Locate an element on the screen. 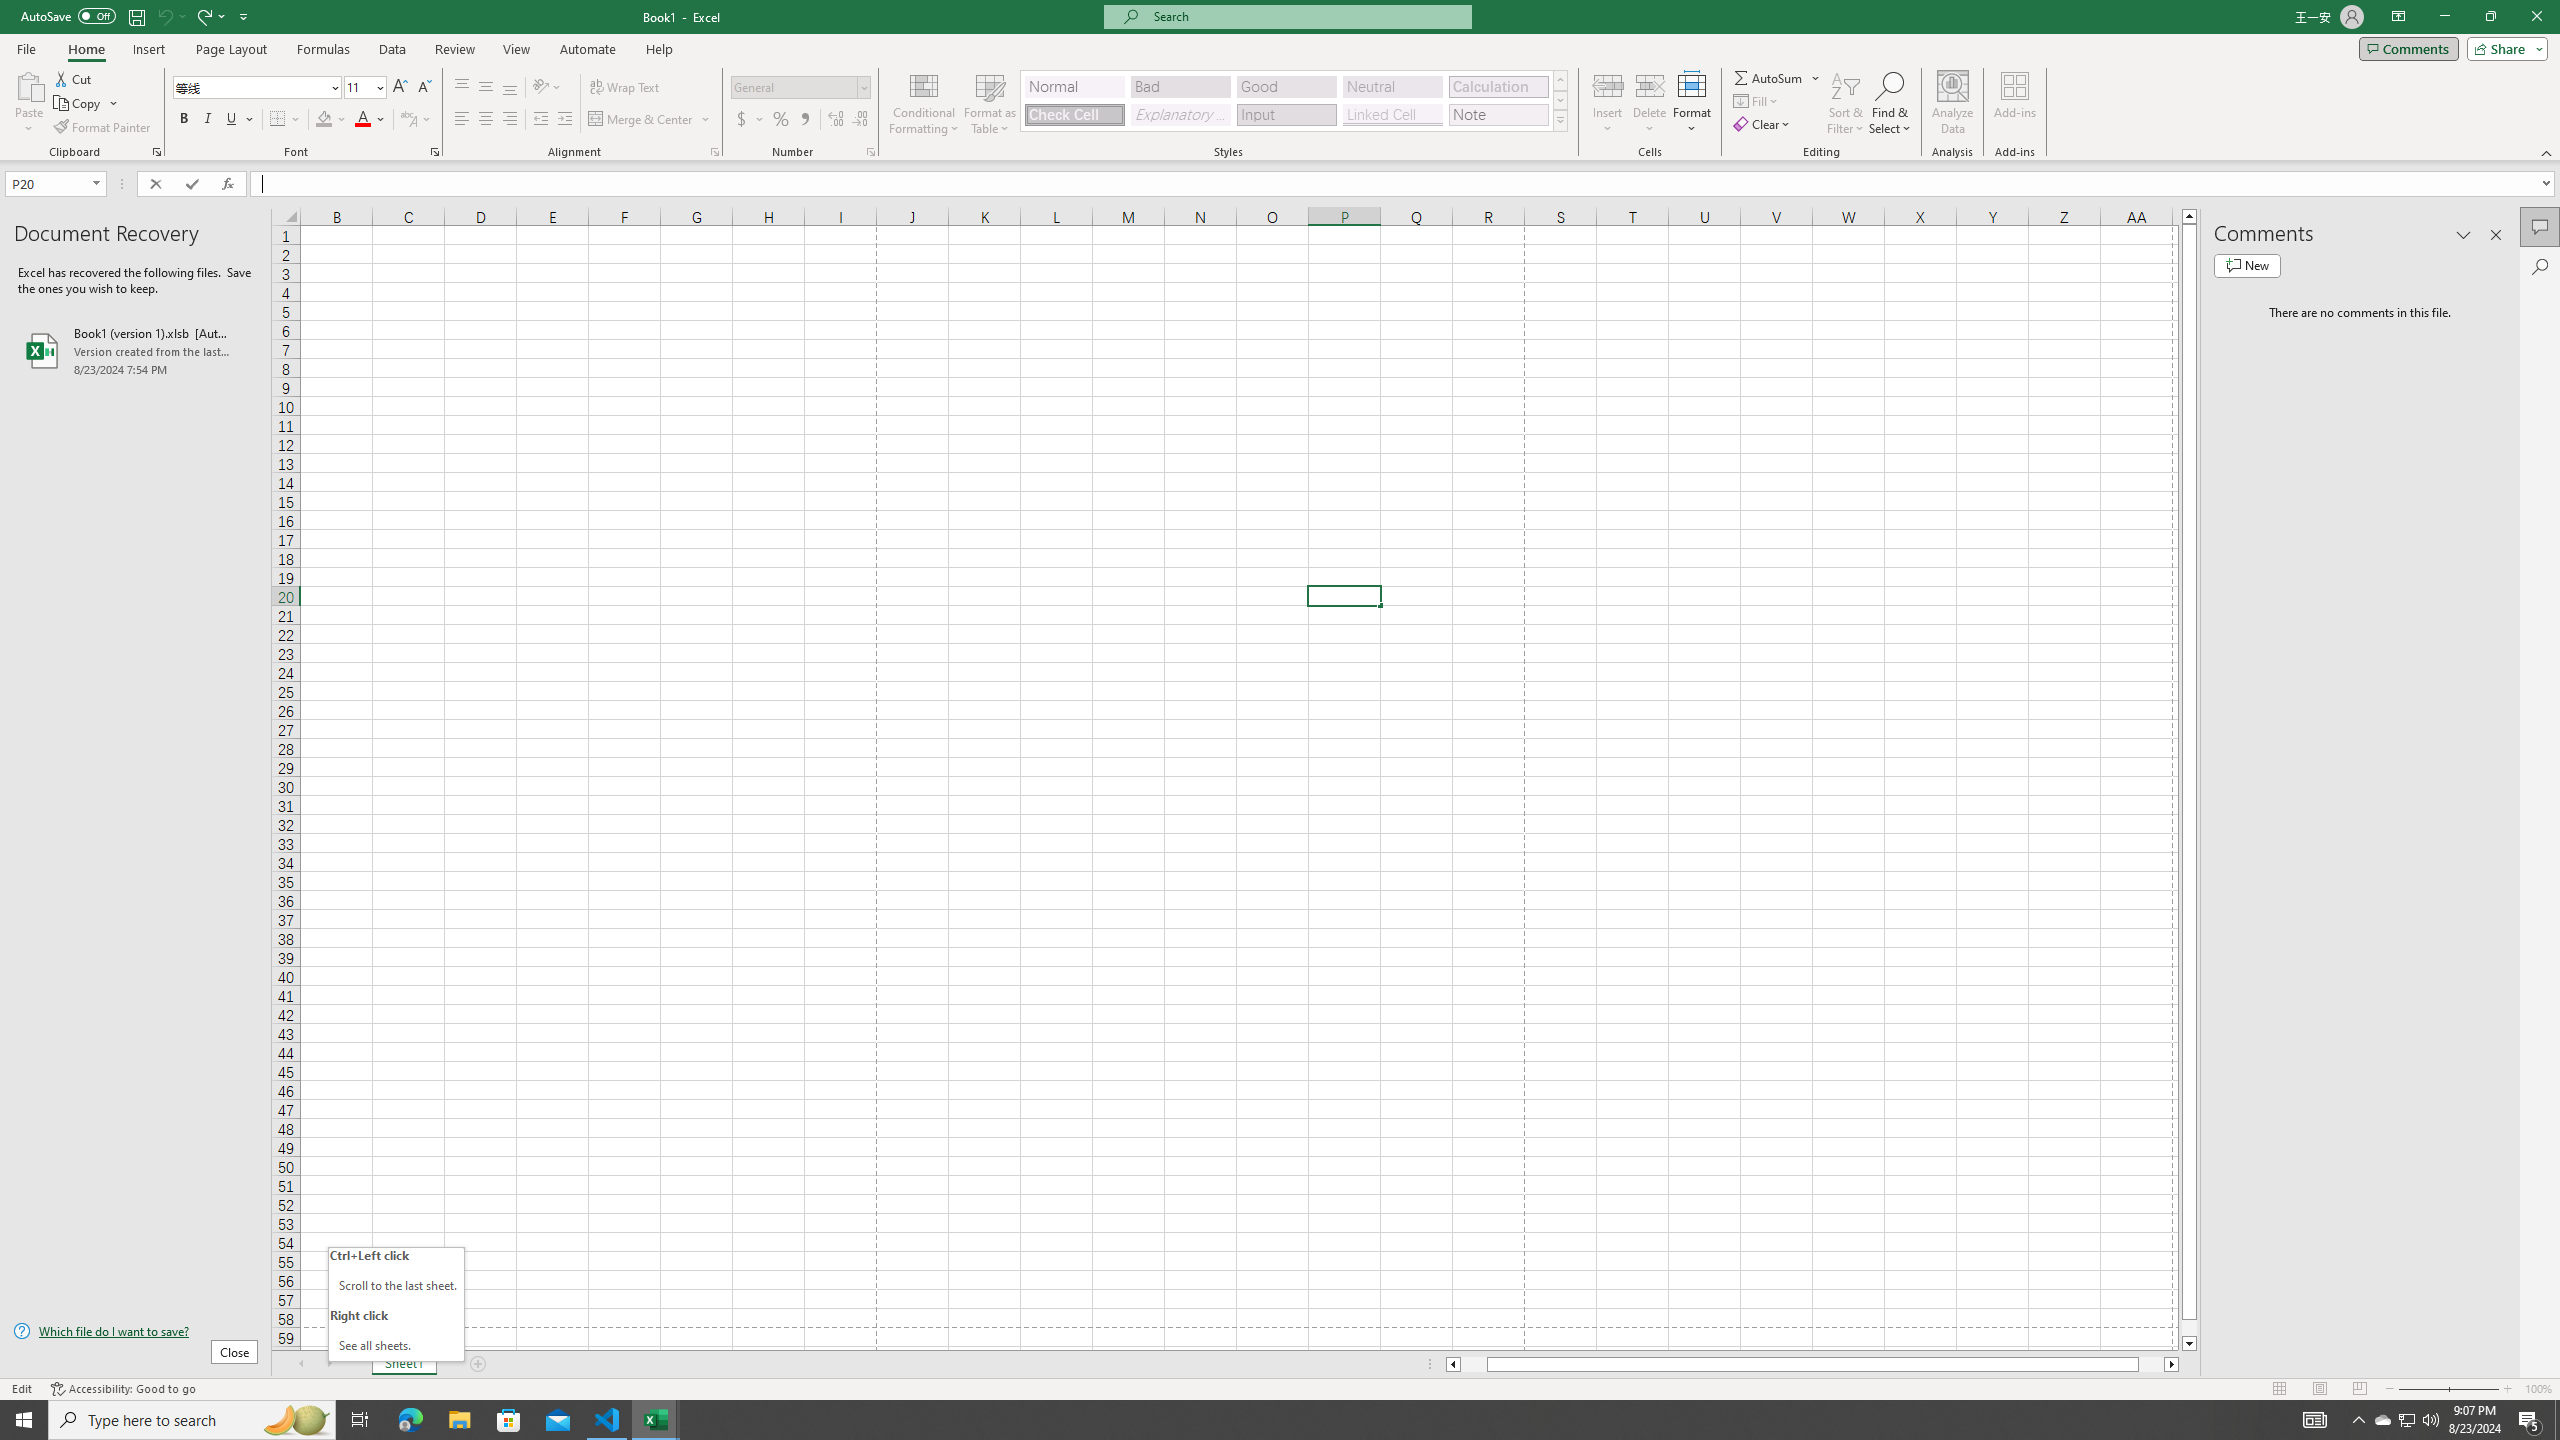  'Bottom Border' is located at coordinates (277, 118).